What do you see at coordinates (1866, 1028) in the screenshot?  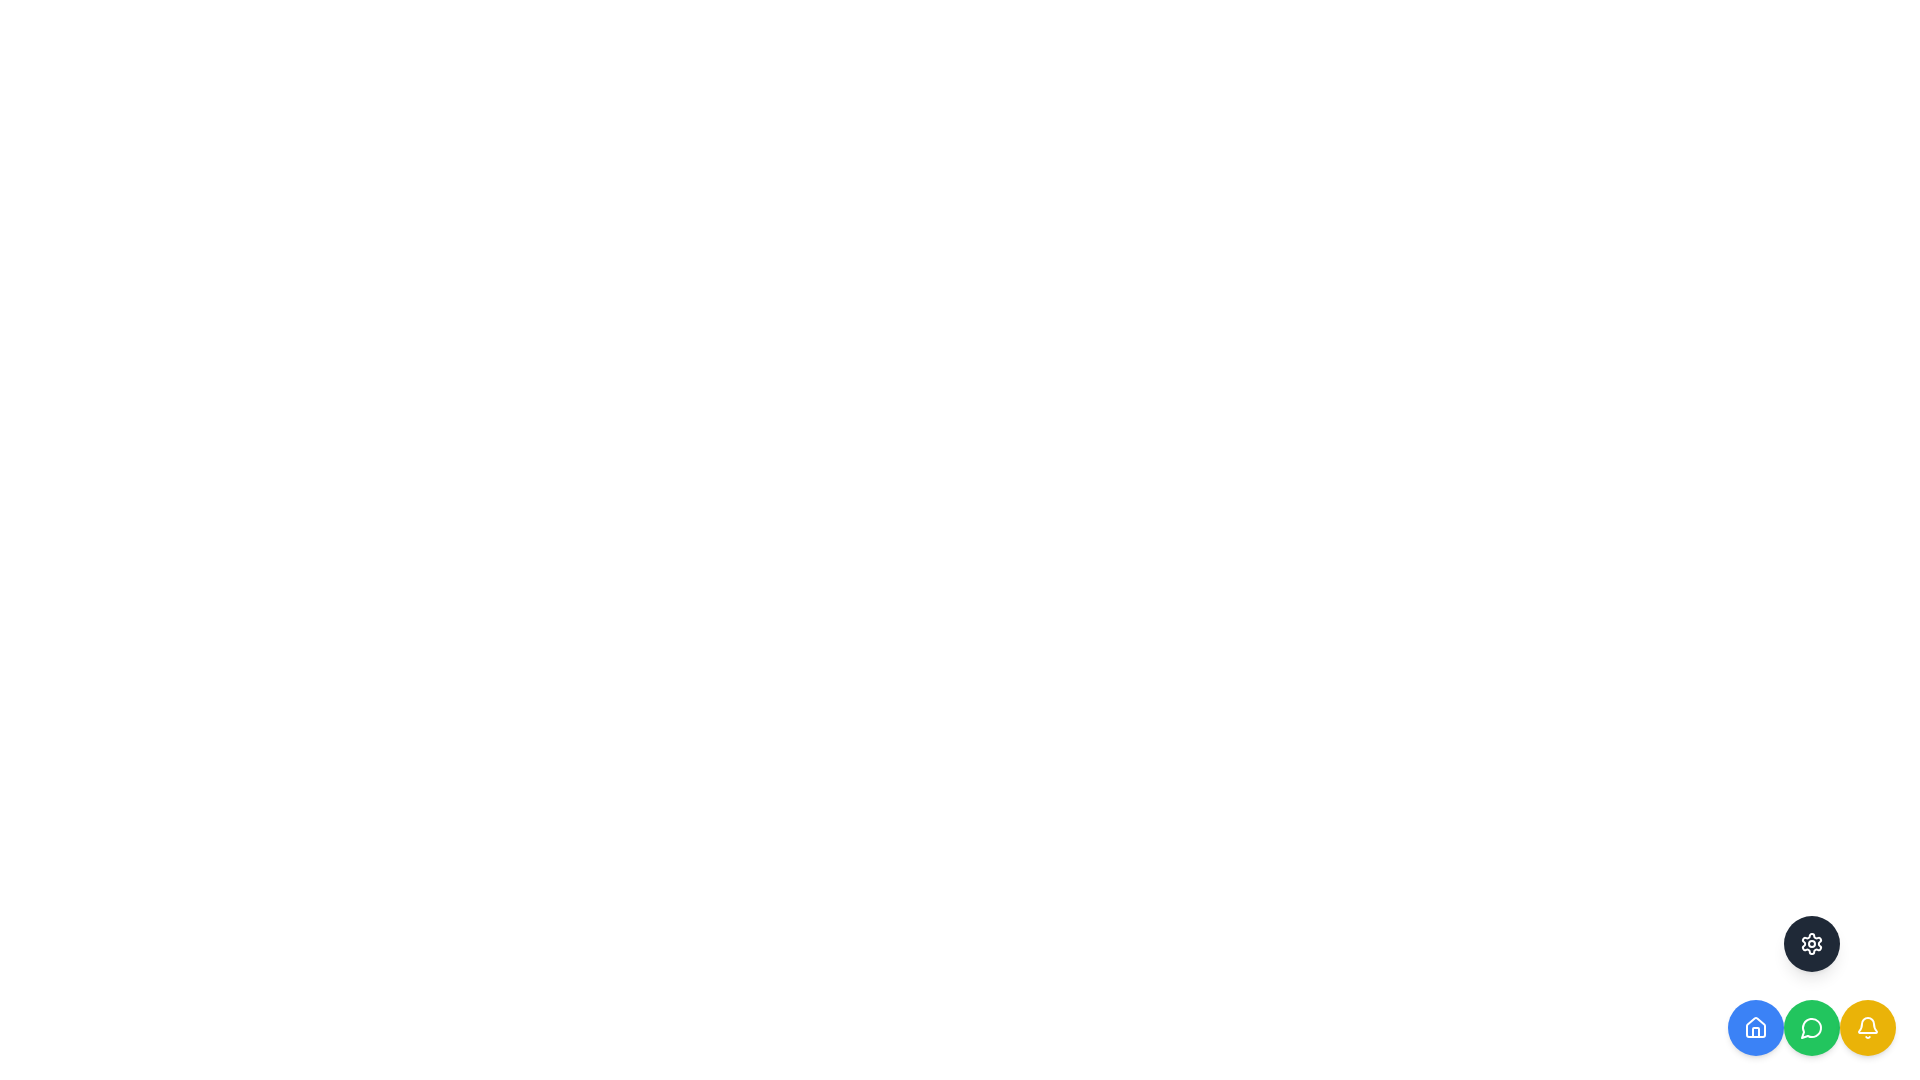 I see `the circular yellow button with a white bell icon at its center` at bounding box center [1866, 1028].